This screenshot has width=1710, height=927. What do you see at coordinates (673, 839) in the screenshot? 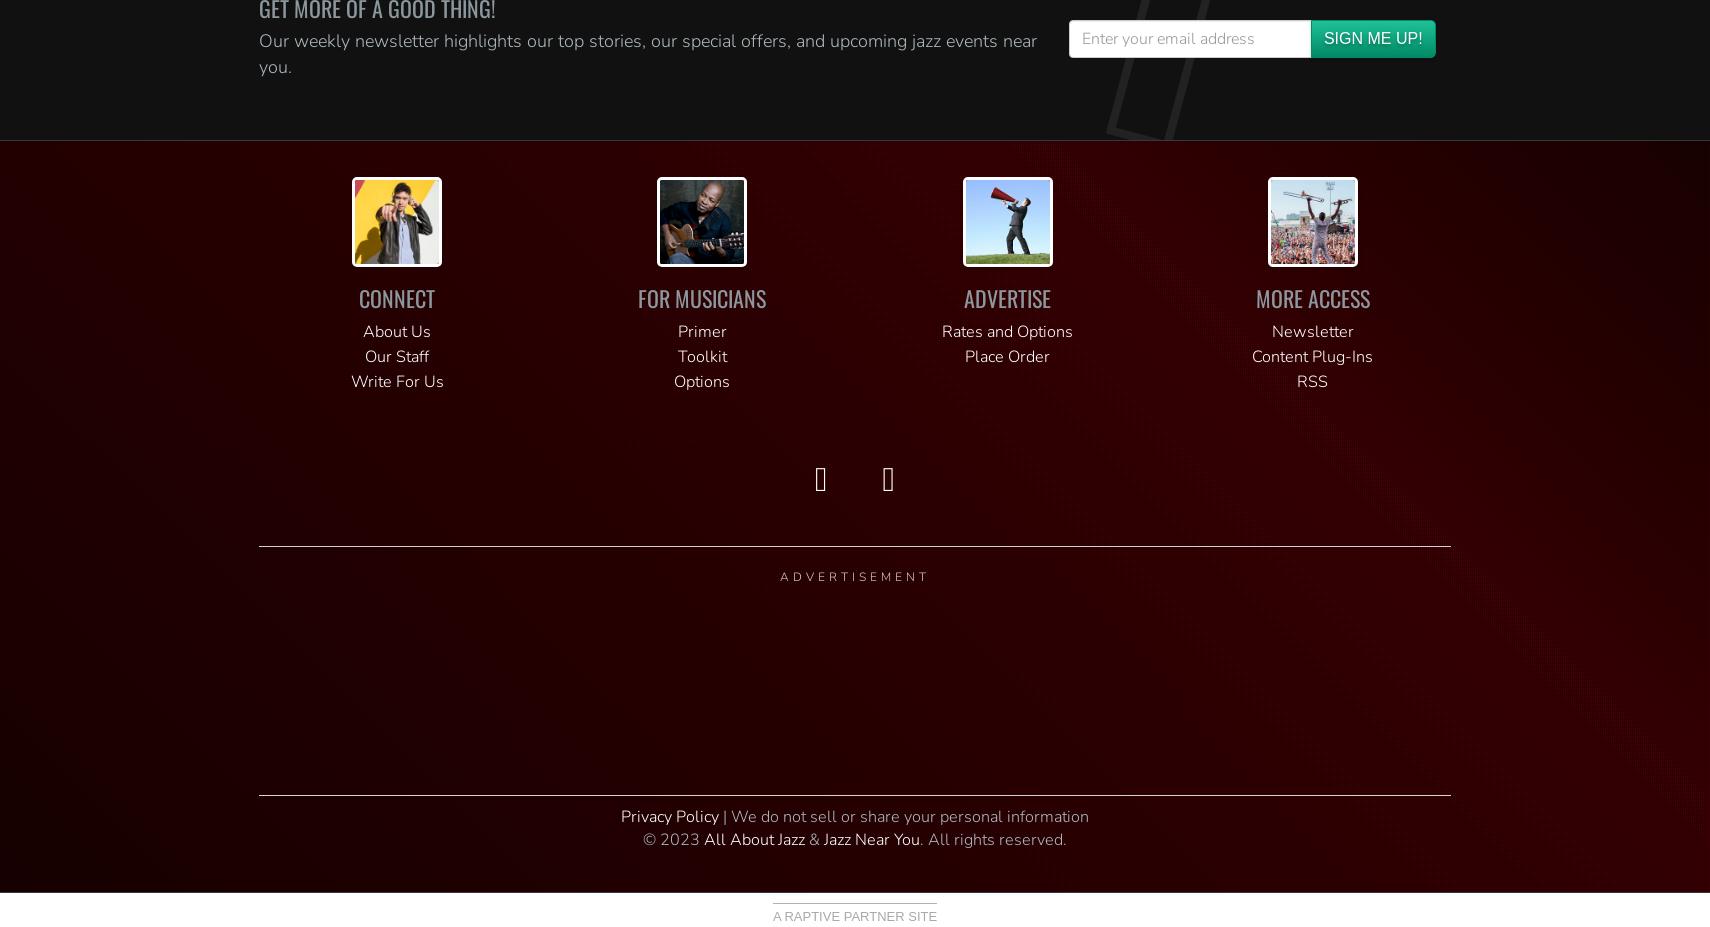
I see `'© 2023'` at bounding box center [673, 839].